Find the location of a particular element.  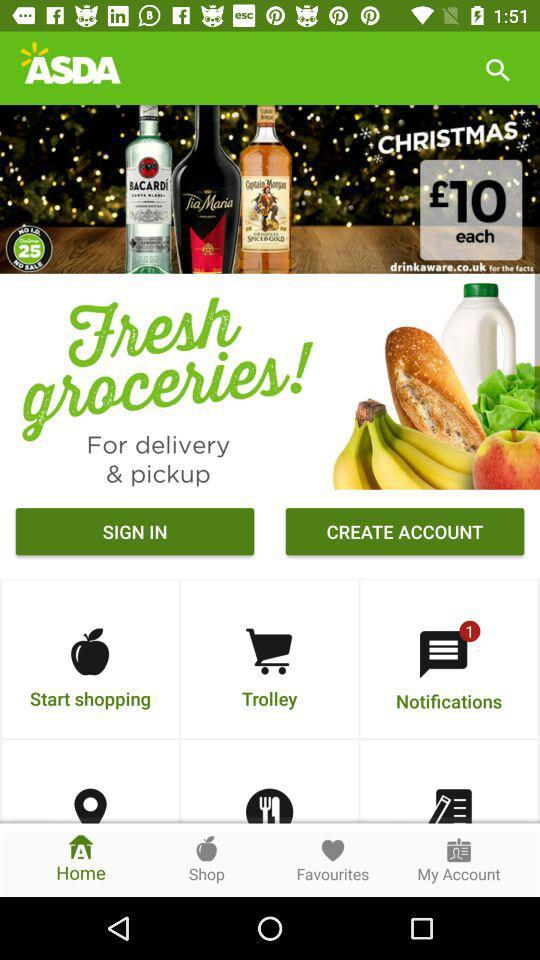

location icon on the bottom right is located at coordinates (89, 806).